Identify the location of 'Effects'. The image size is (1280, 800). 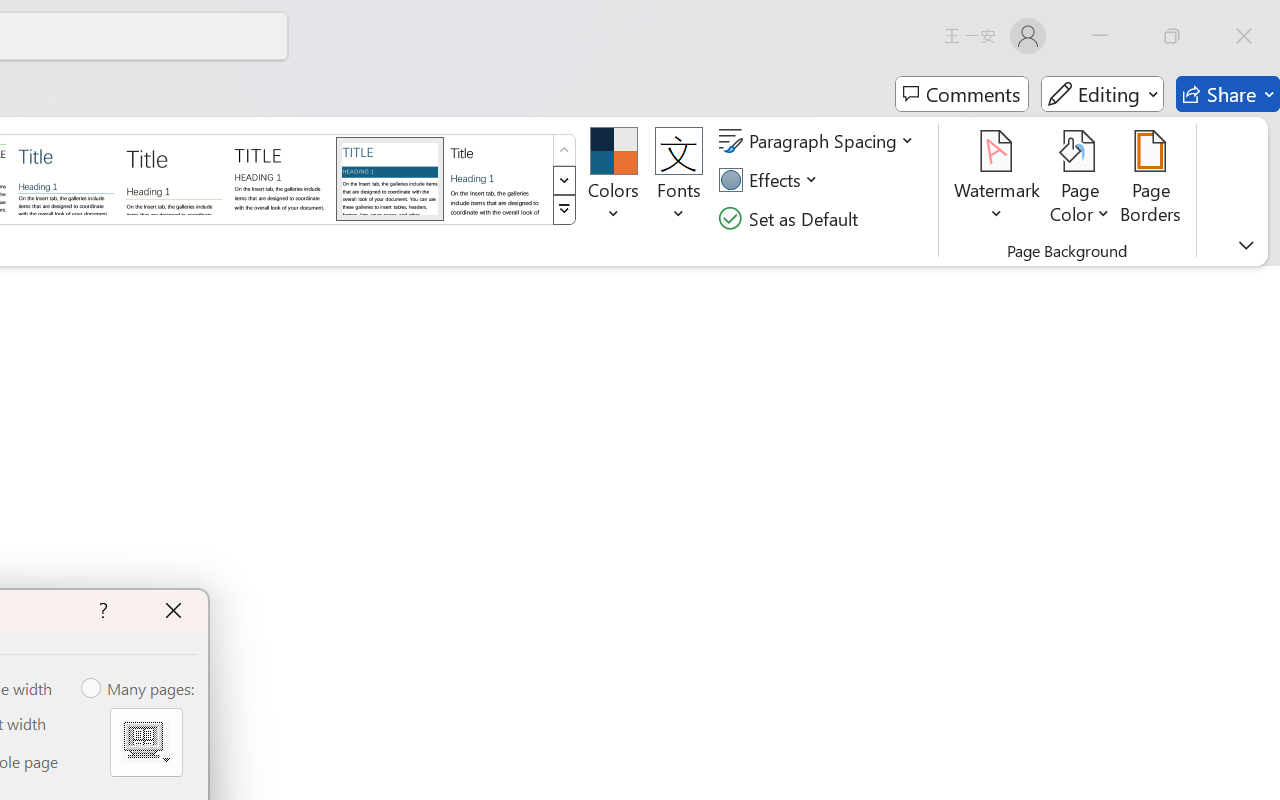
(770, 179).